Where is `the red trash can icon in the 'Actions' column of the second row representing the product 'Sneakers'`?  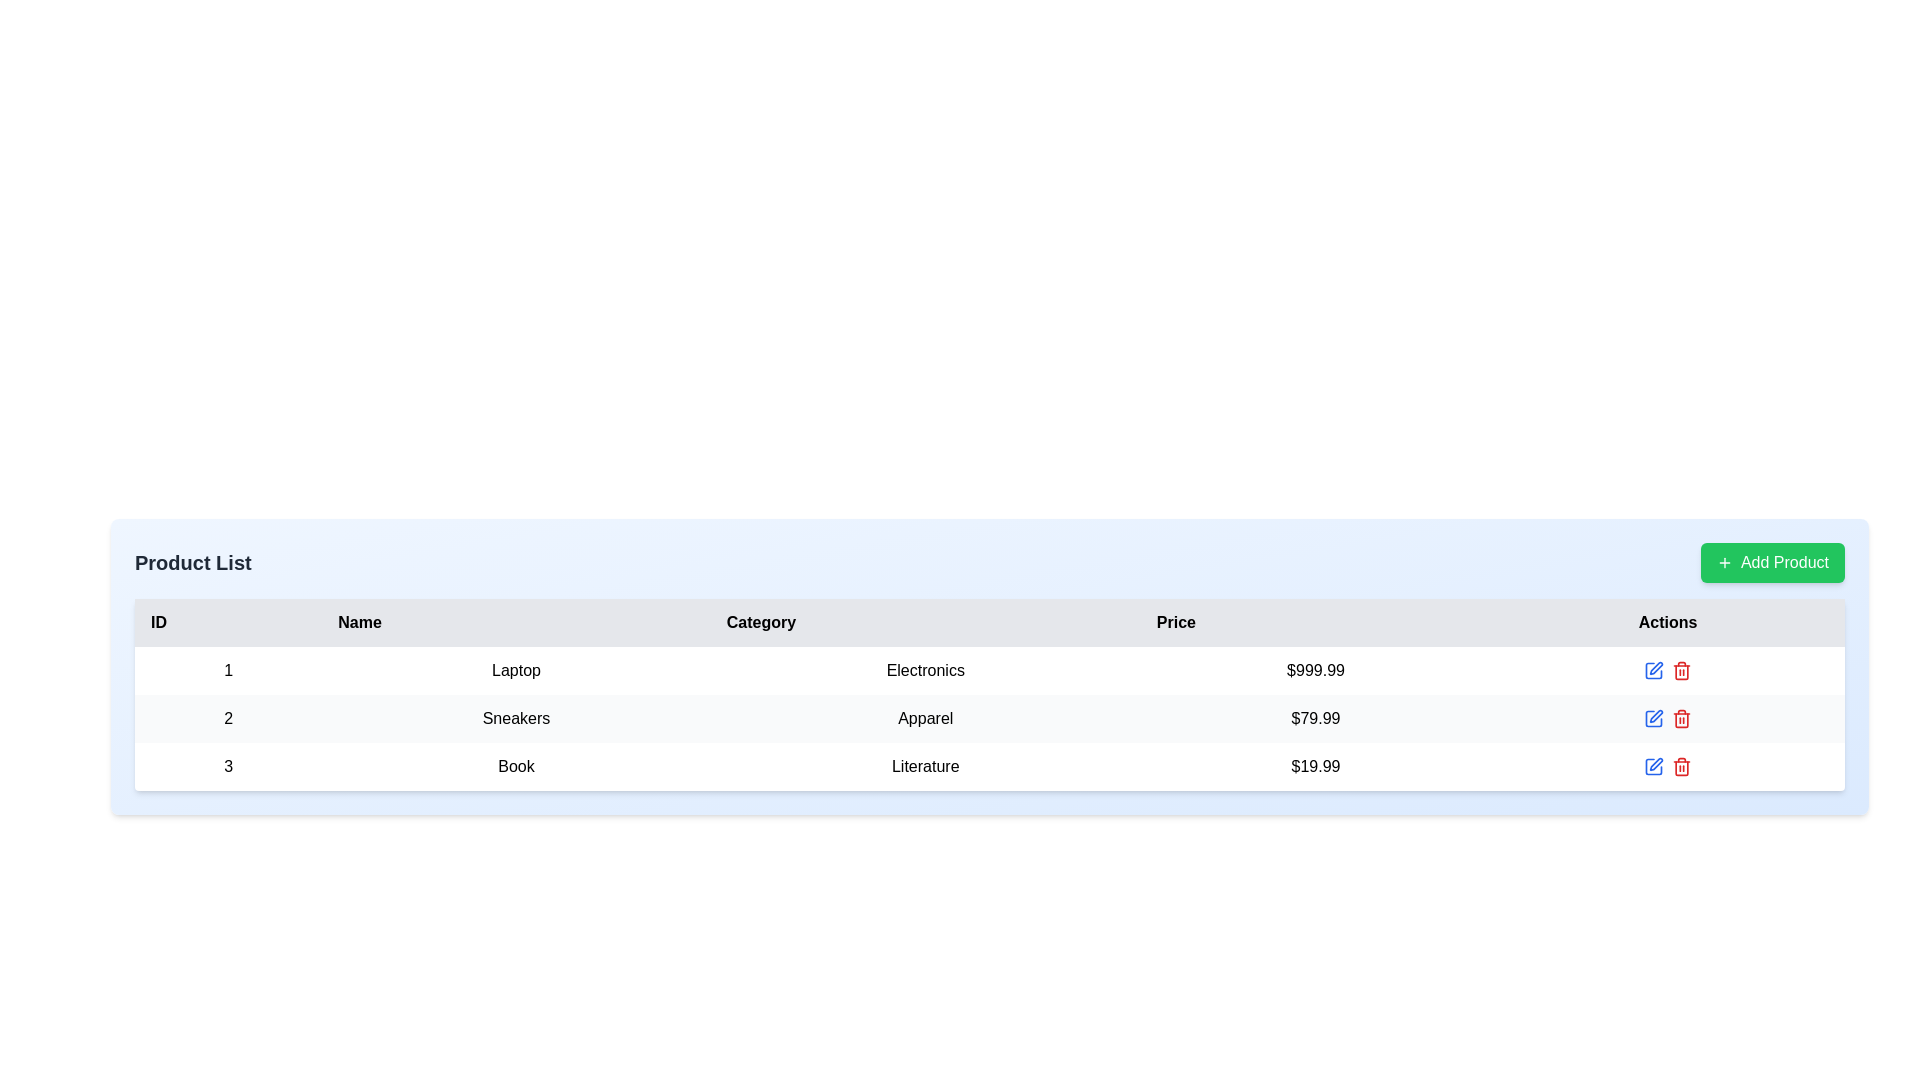 the red trash can icon in the 'Actions' column of the second row representing the product 'Sneakers' is located at coordinates (1668, 717).